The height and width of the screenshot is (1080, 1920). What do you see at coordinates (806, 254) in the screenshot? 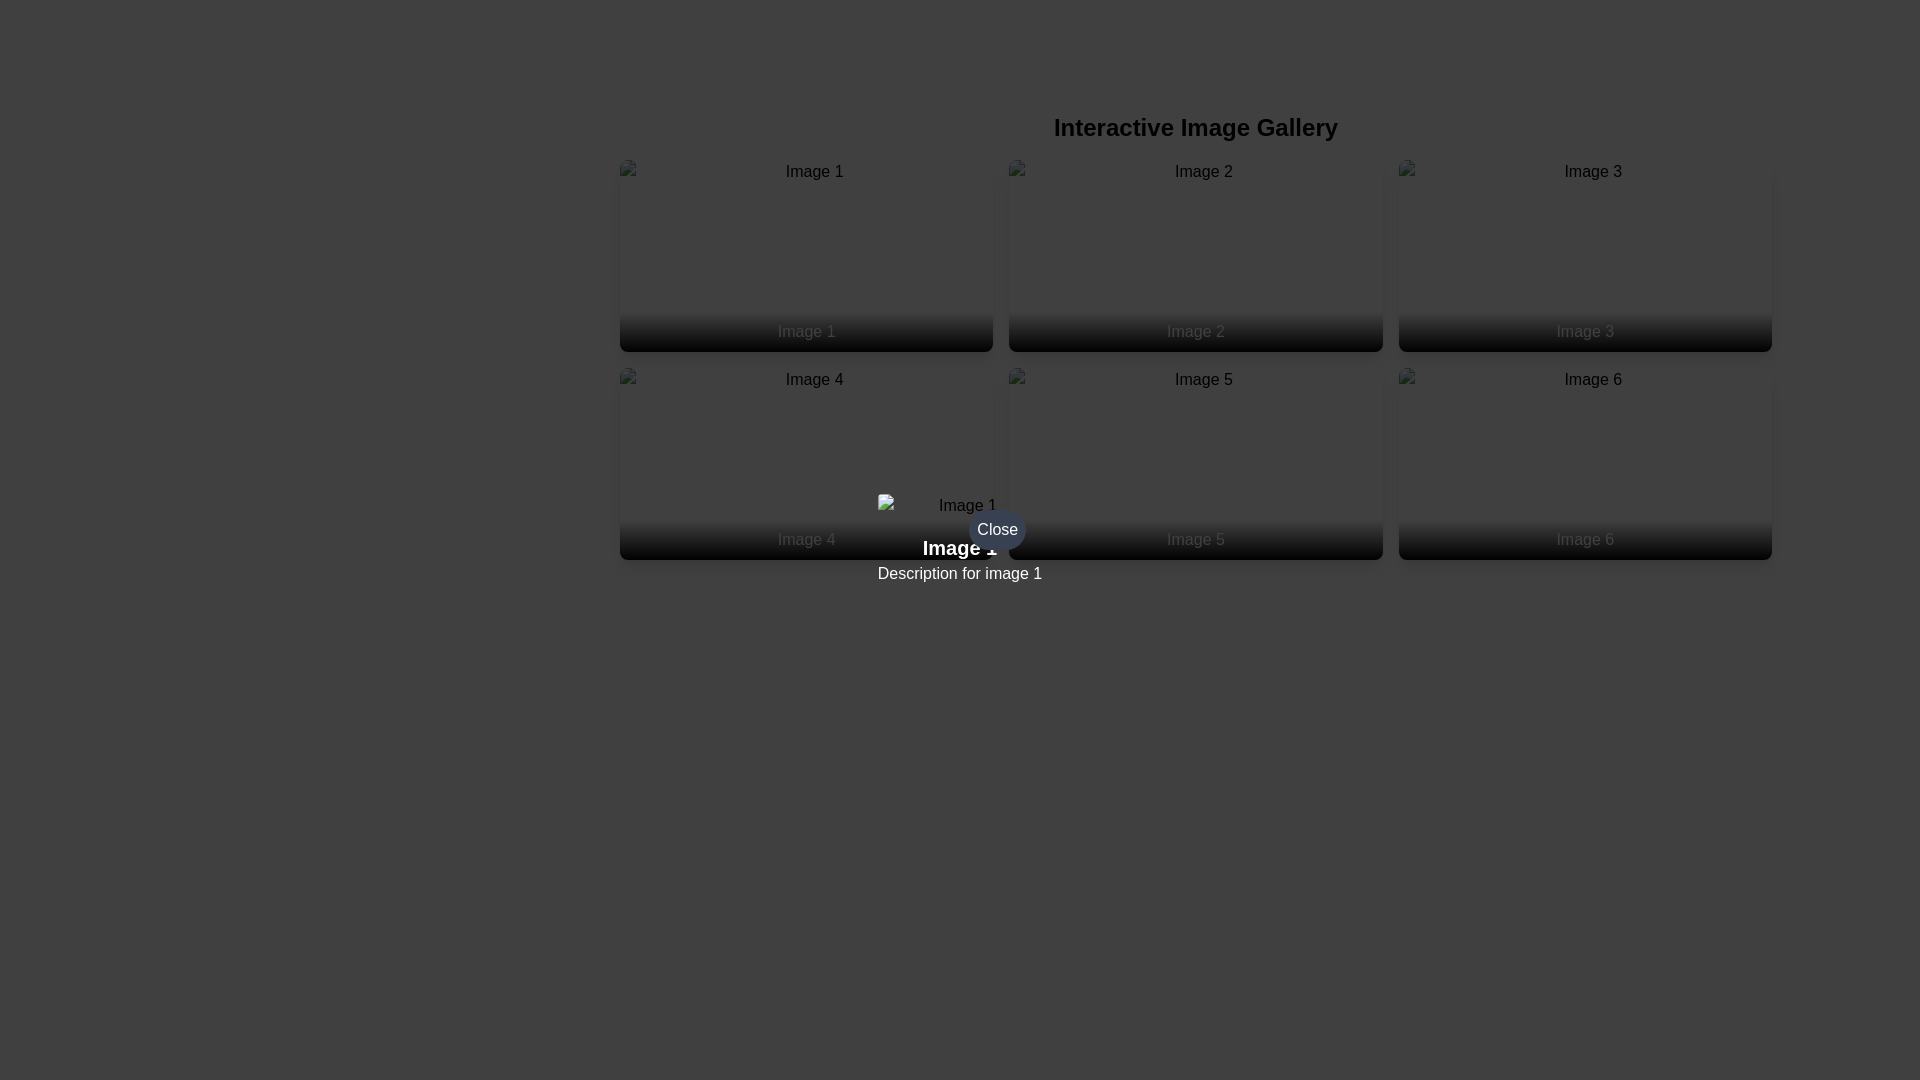
I see `the first Image card, which is a rectangular card with rounded corners displaying 'Image 1' at the bottom, to interact with it` at bounding box center [806, 254].